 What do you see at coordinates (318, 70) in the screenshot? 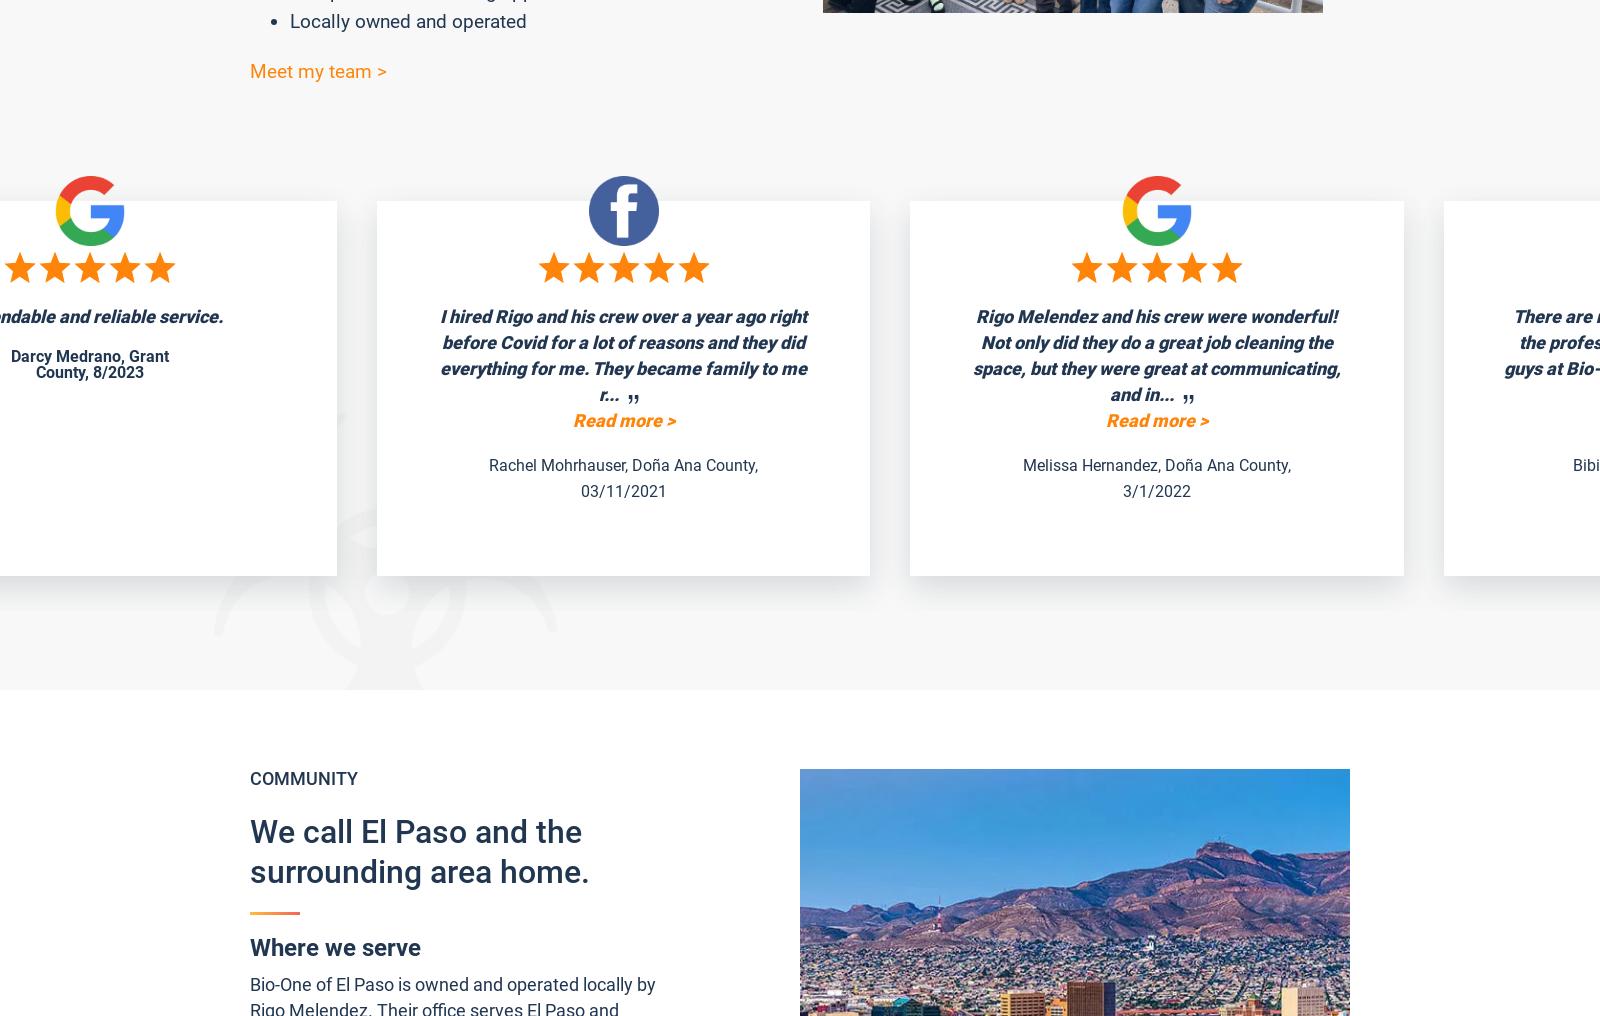
I see `'Meet my team >'` at bounding box center [318, 70].